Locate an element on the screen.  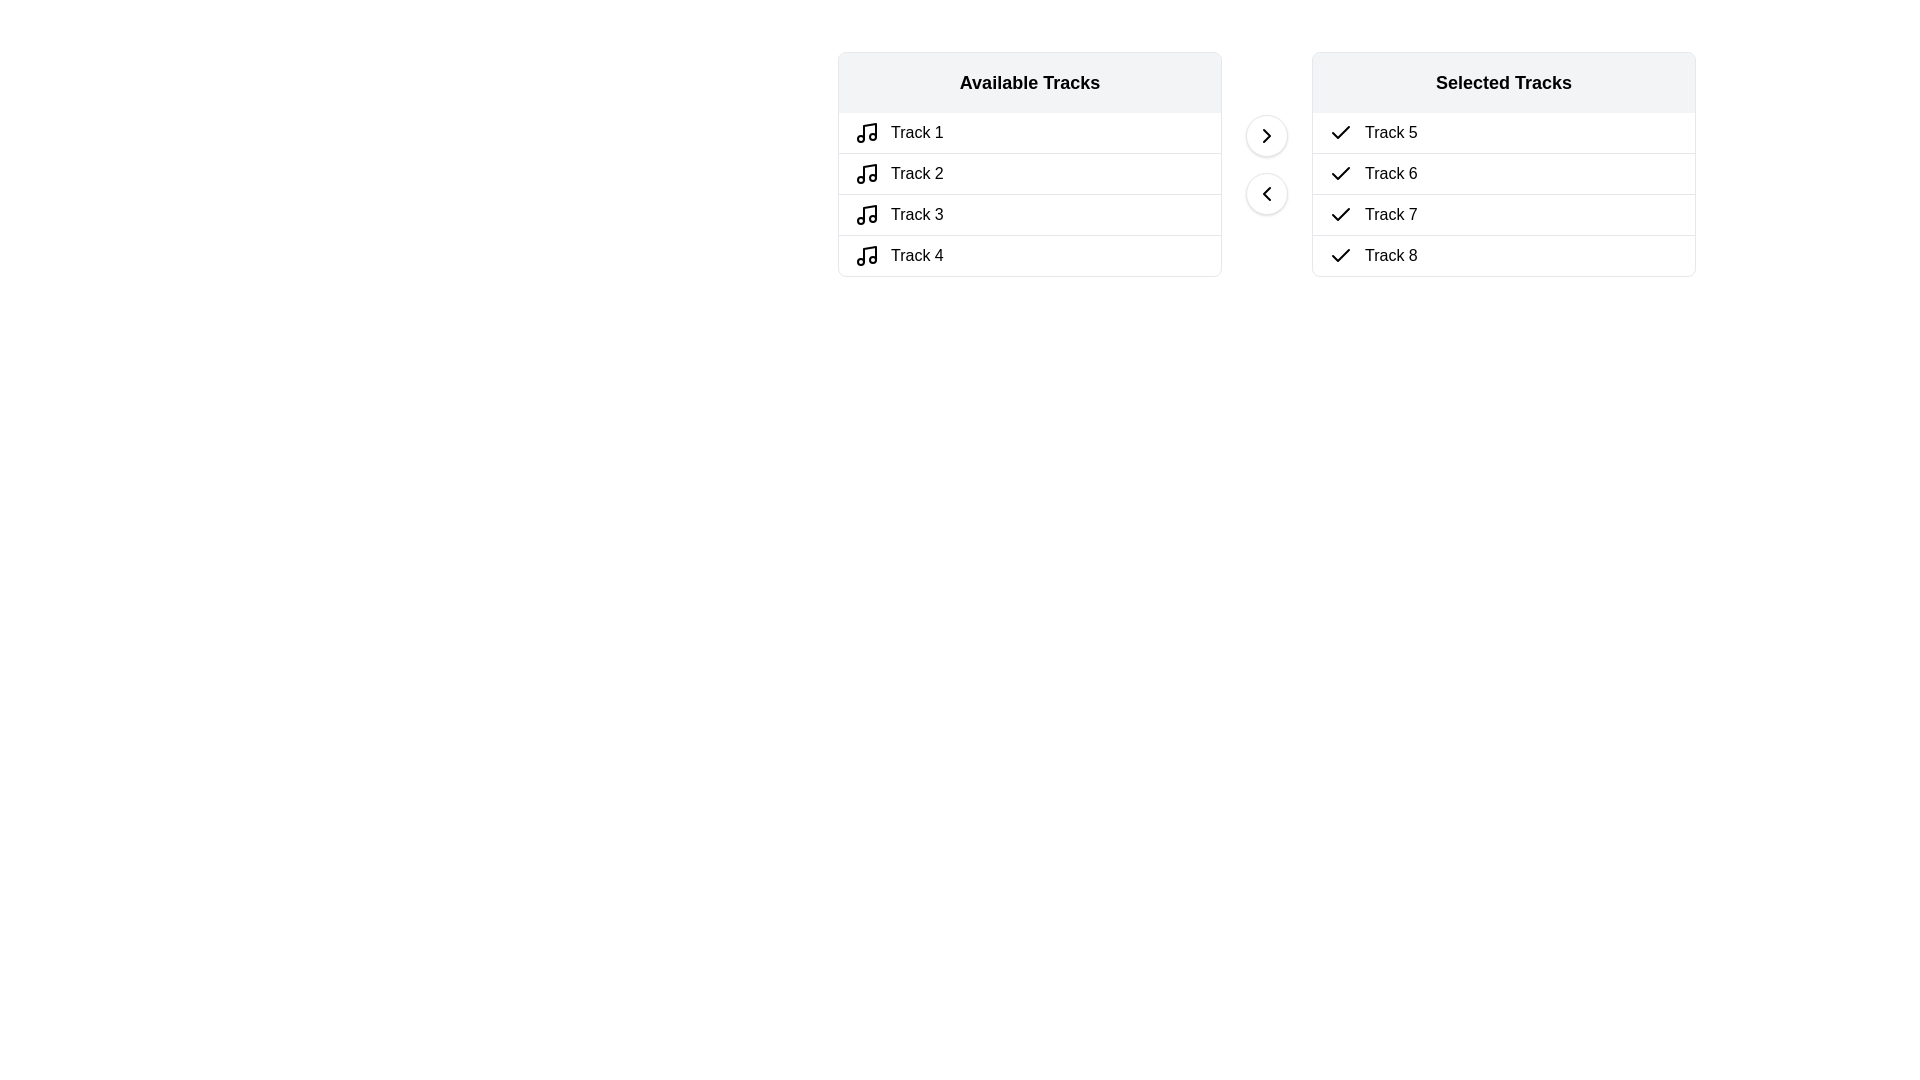
the checkmark icon associated with 'Track 5' in the 'Selected Tracks' section to interpret its selection status is located at coordinates (1340, 132).